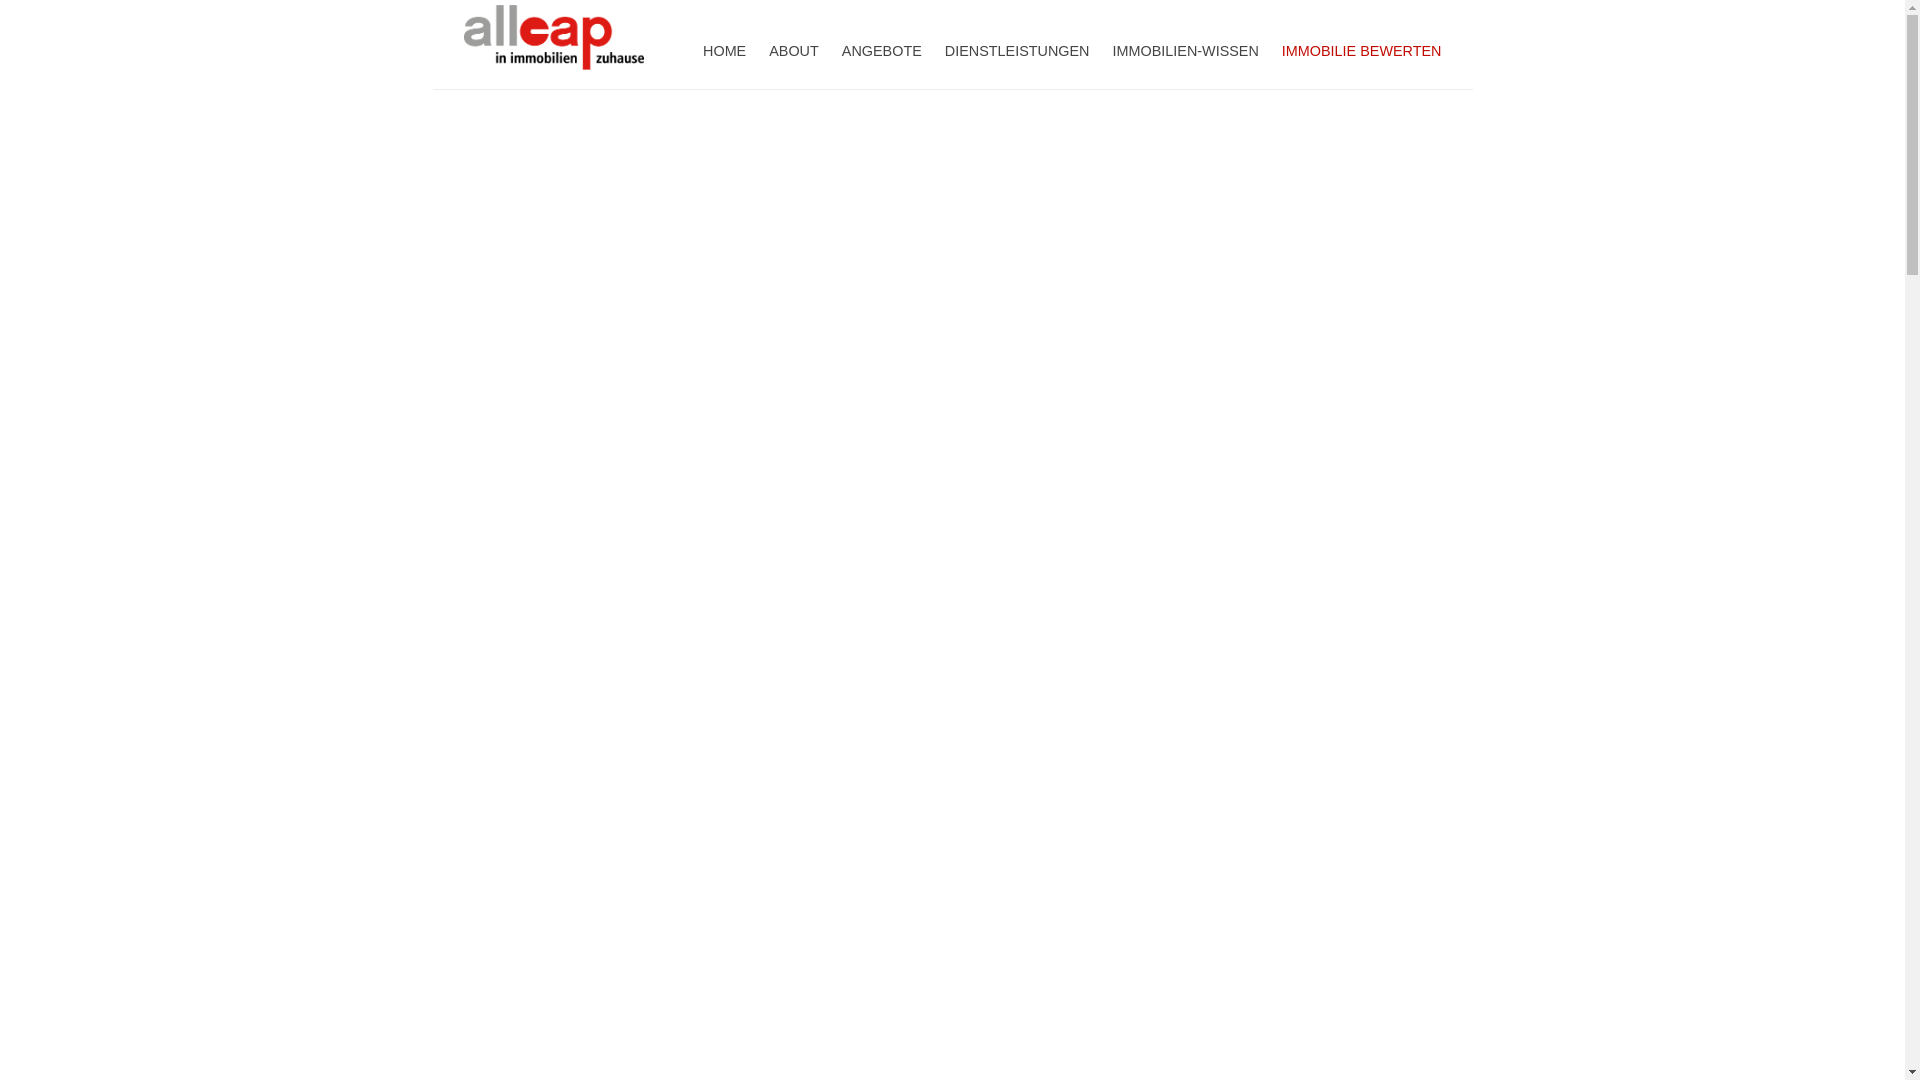 This screenshot has height=1080, width=1920. I want to click on 'DIENSTLEISTUNGEN', so click(1017, 46).